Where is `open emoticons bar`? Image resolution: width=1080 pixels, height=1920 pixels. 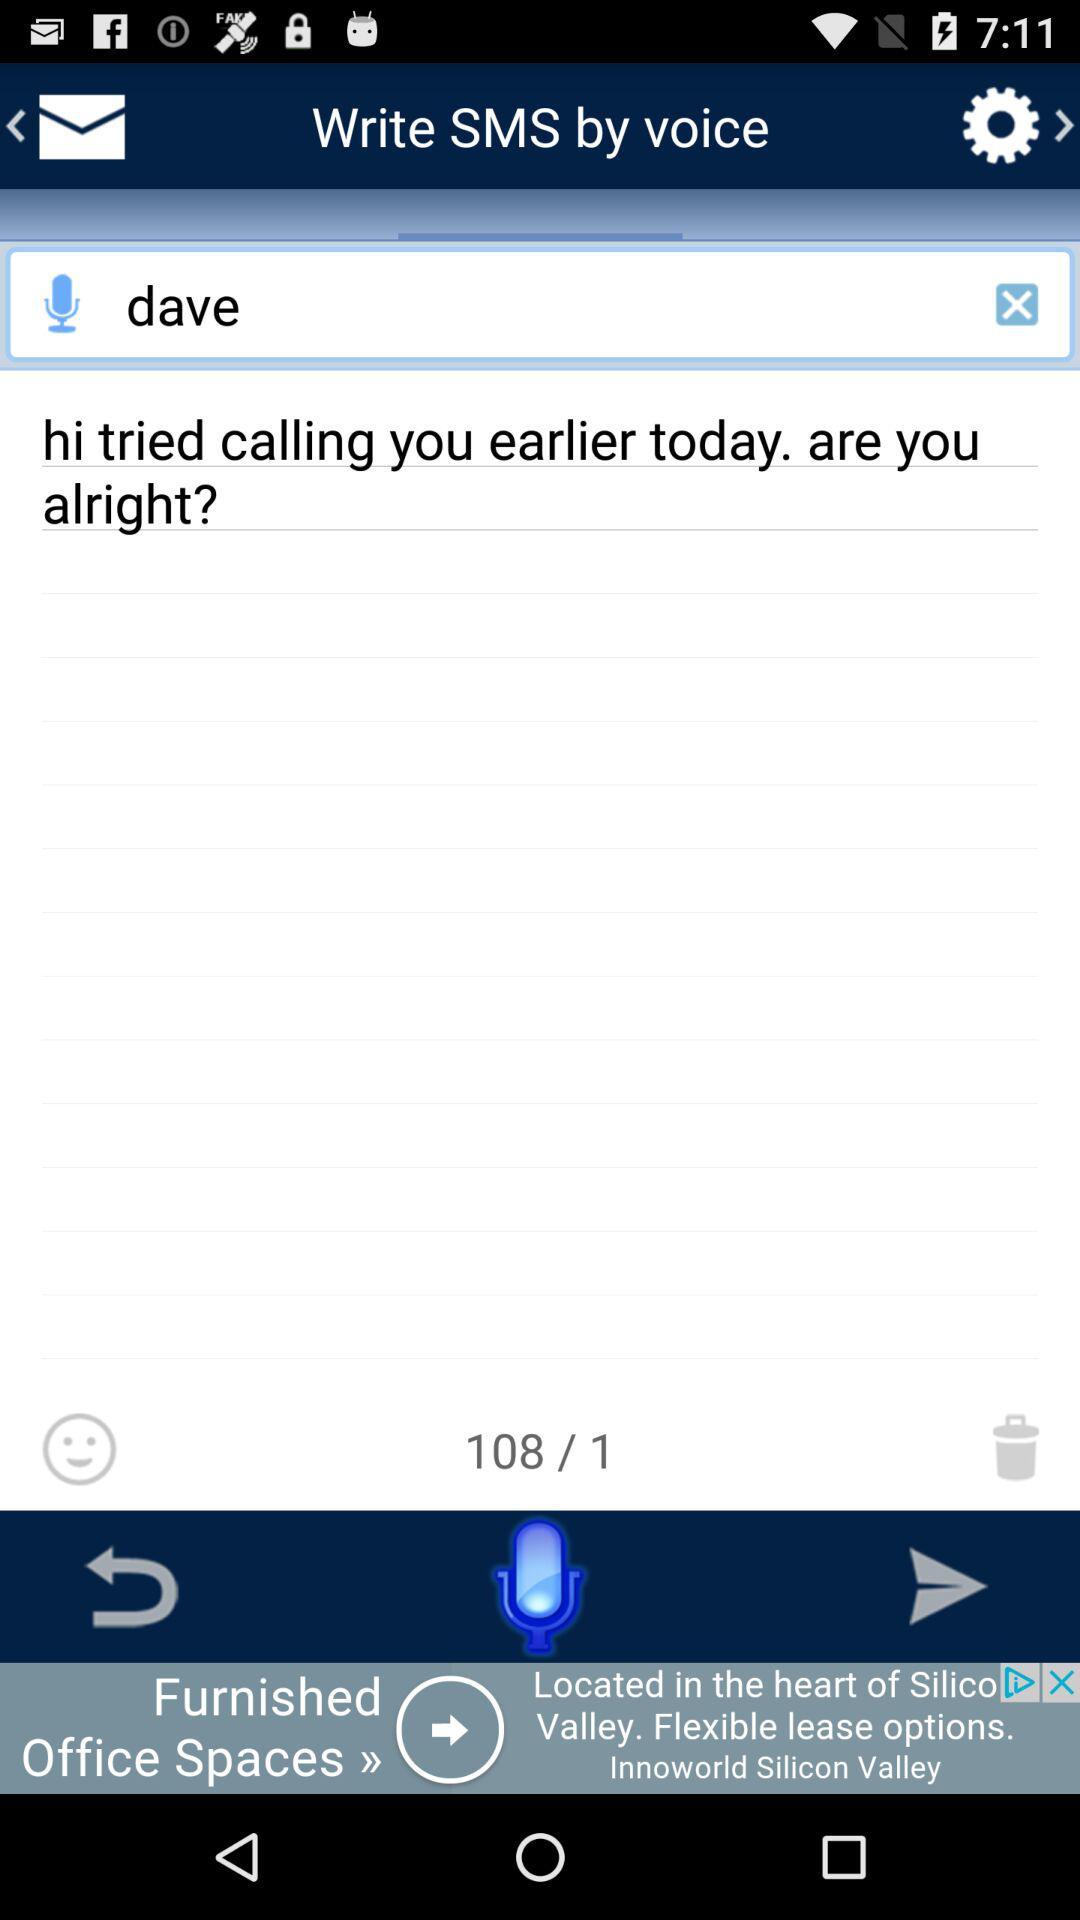
open emoticons bar is located at coordinates (78, 1450).